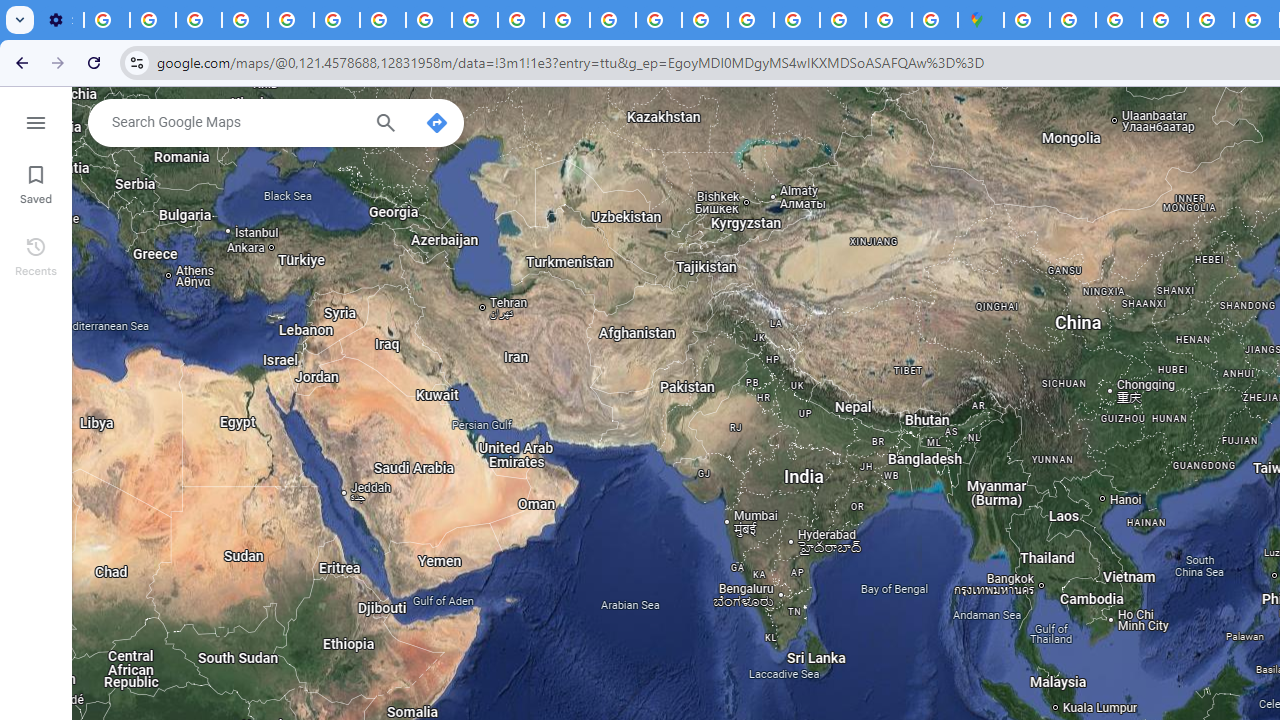 Image resolution: width=1280 pixels, height=720 pixels. Describe the element at coordinates (60, 20) in the screenshot. I see `'Settings - Customize profile'` at that location.